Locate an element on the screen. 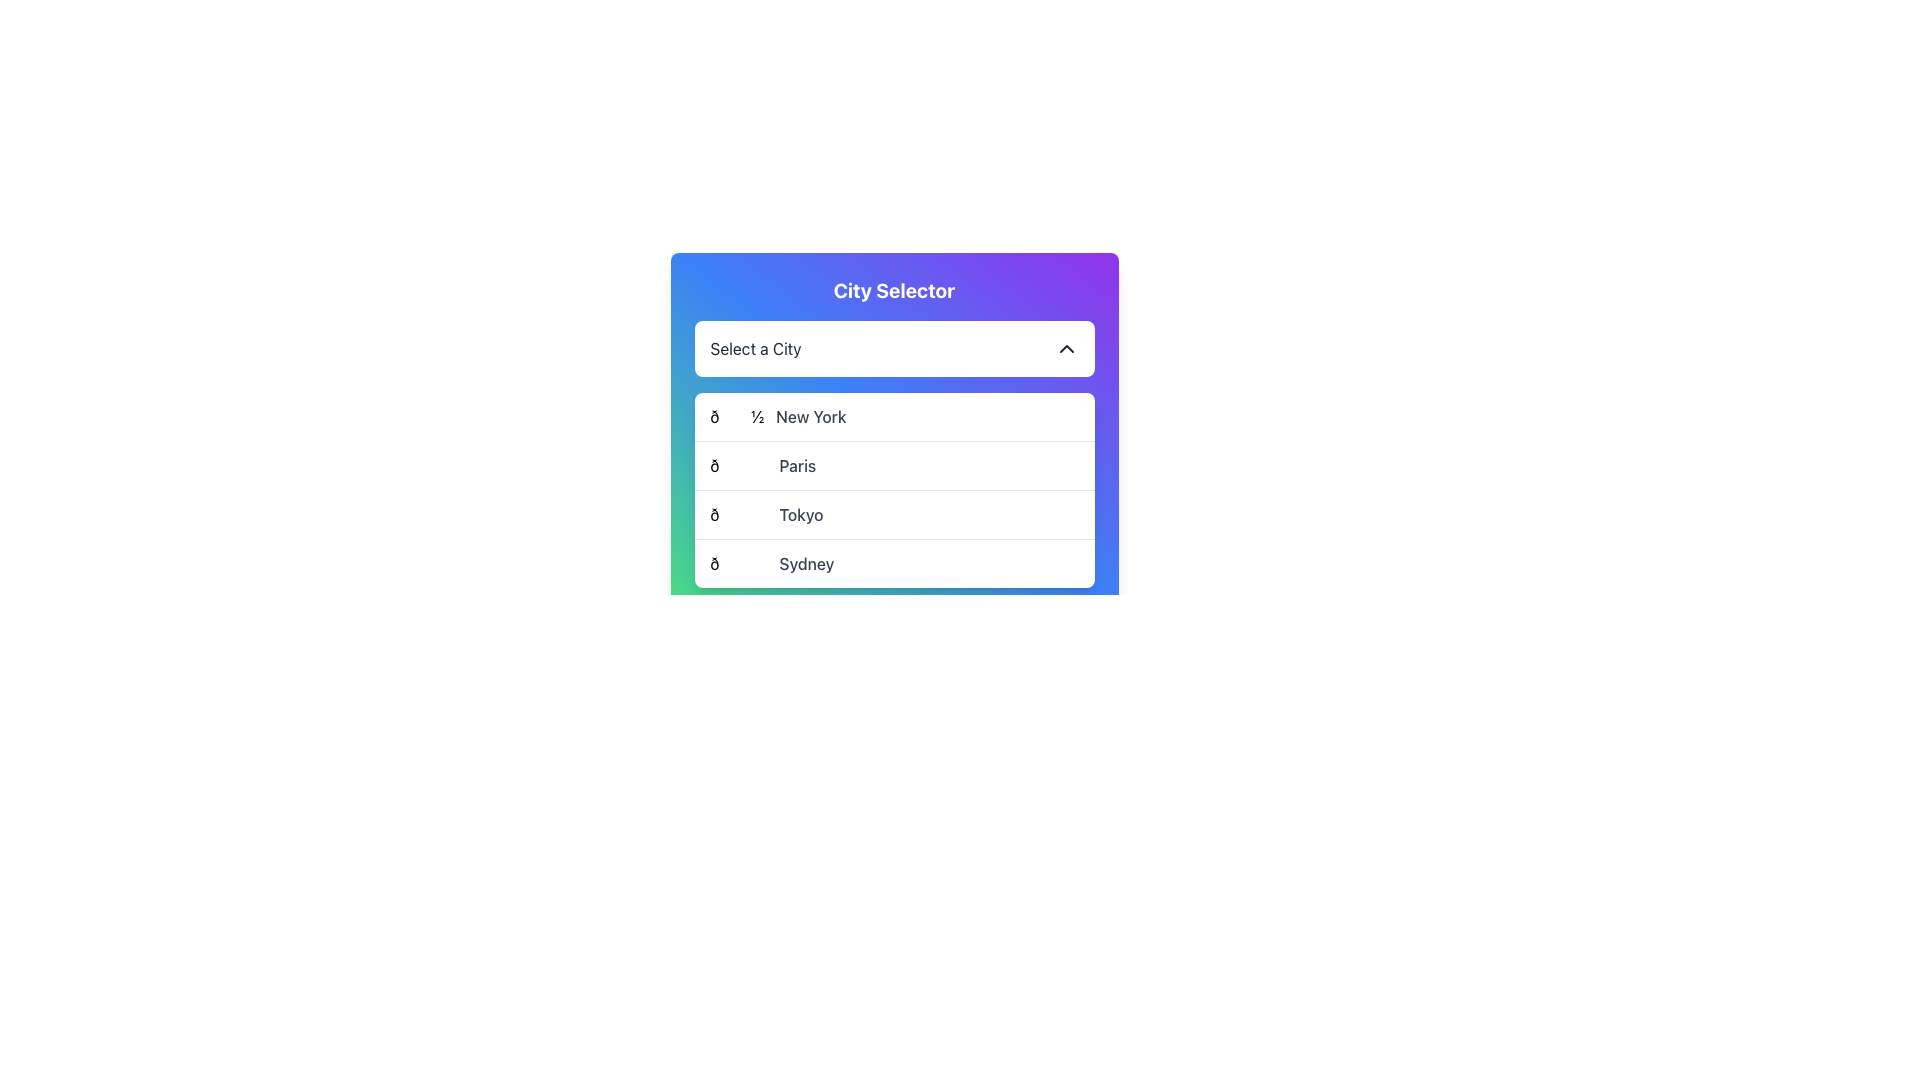 This screenshot has height=1080, width=1920. the list item displaying 'Tokyo' in the City Selector dropdown menu is located at coordinates (893, 513).